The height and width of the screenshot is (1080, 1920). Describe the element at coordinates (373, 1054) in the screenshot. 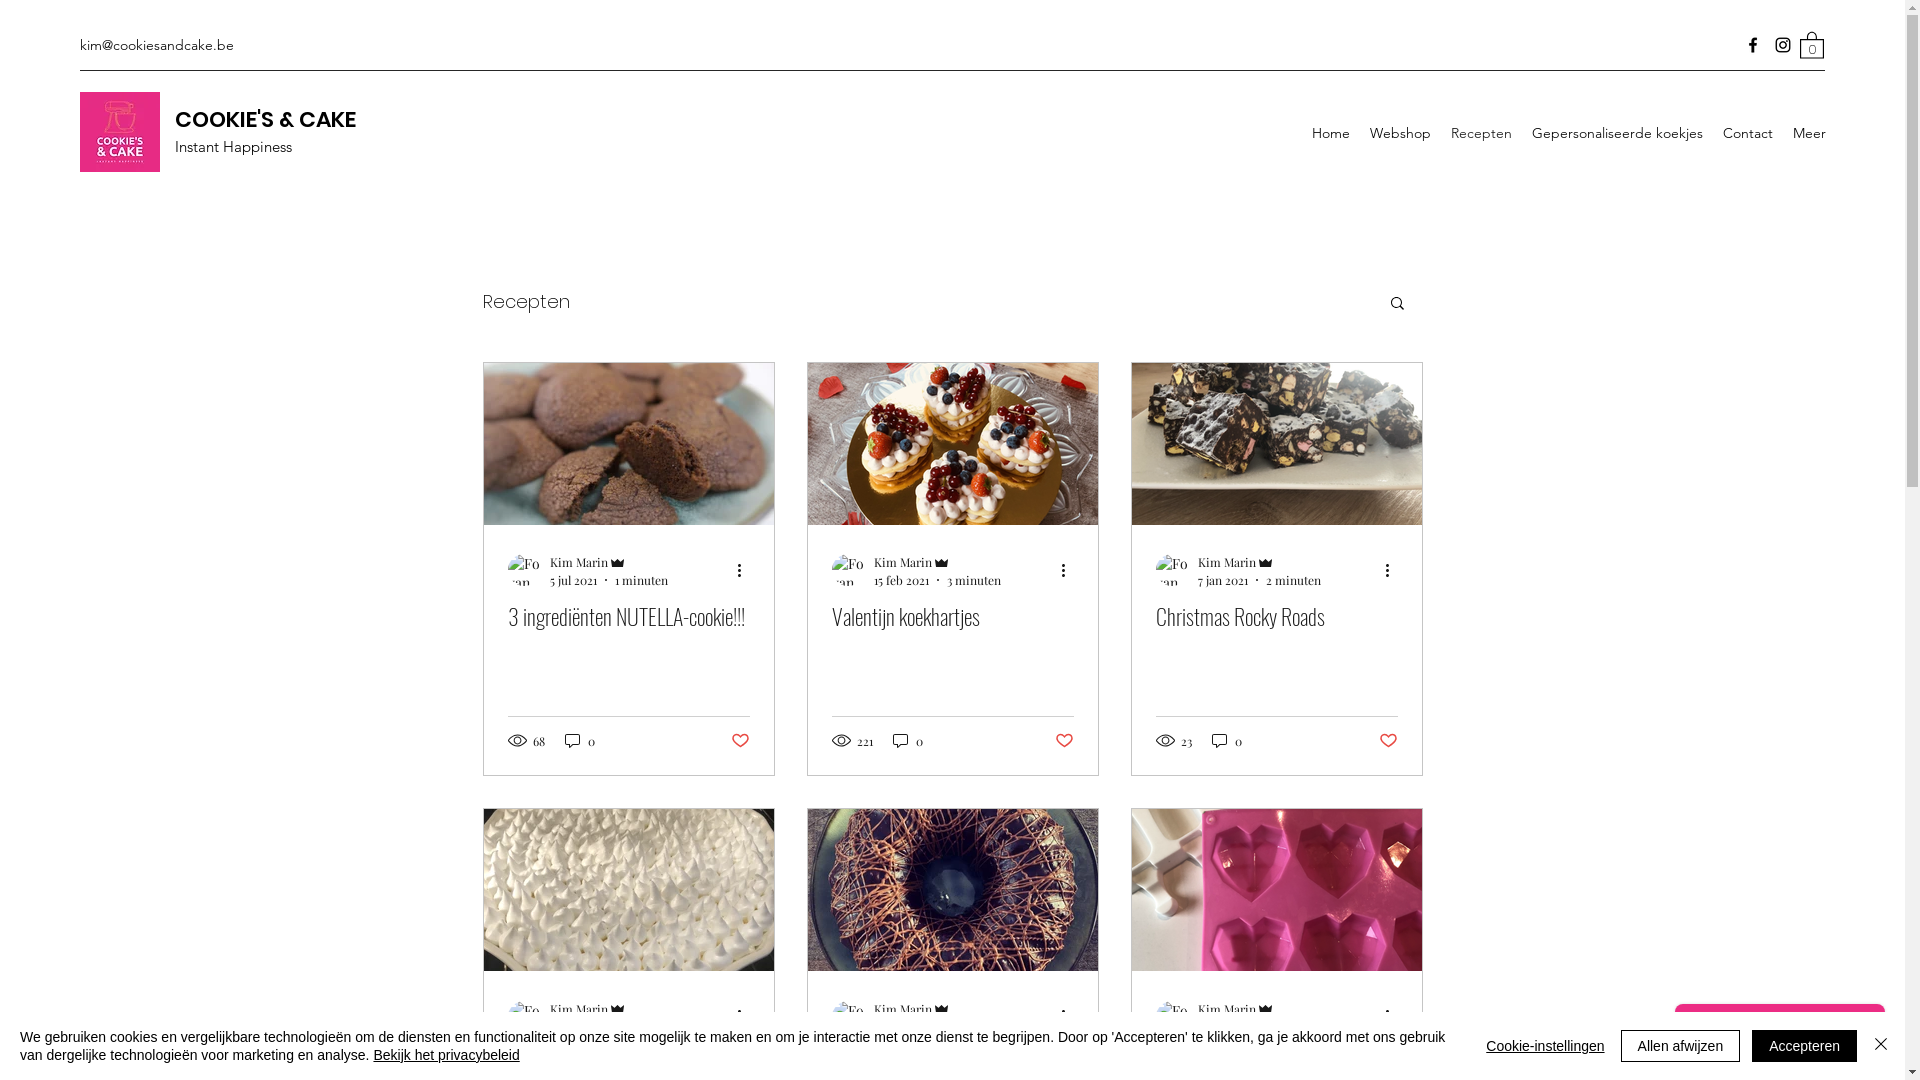

I see `'Bekijk het privacybeleid'` at that location.